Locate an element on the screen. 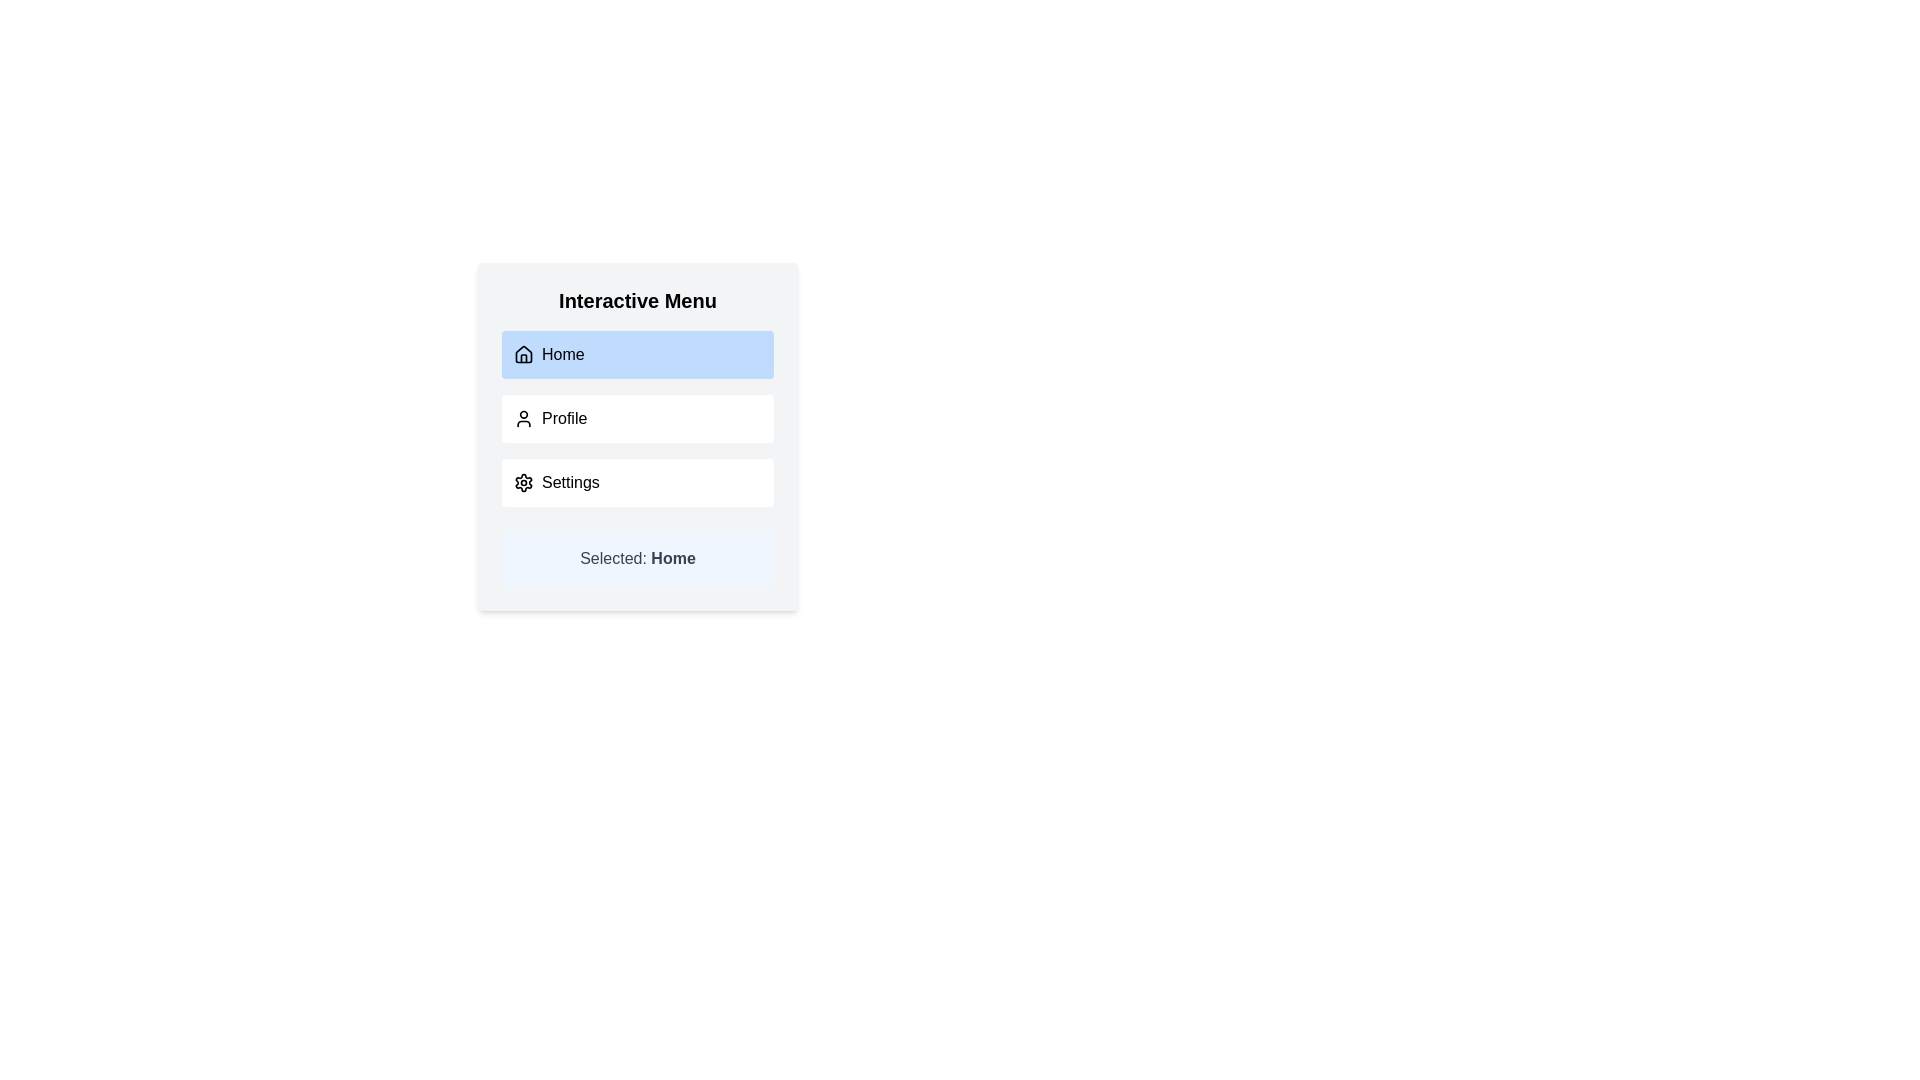  the 'Profile' text label is located at coordinates (563, 418).